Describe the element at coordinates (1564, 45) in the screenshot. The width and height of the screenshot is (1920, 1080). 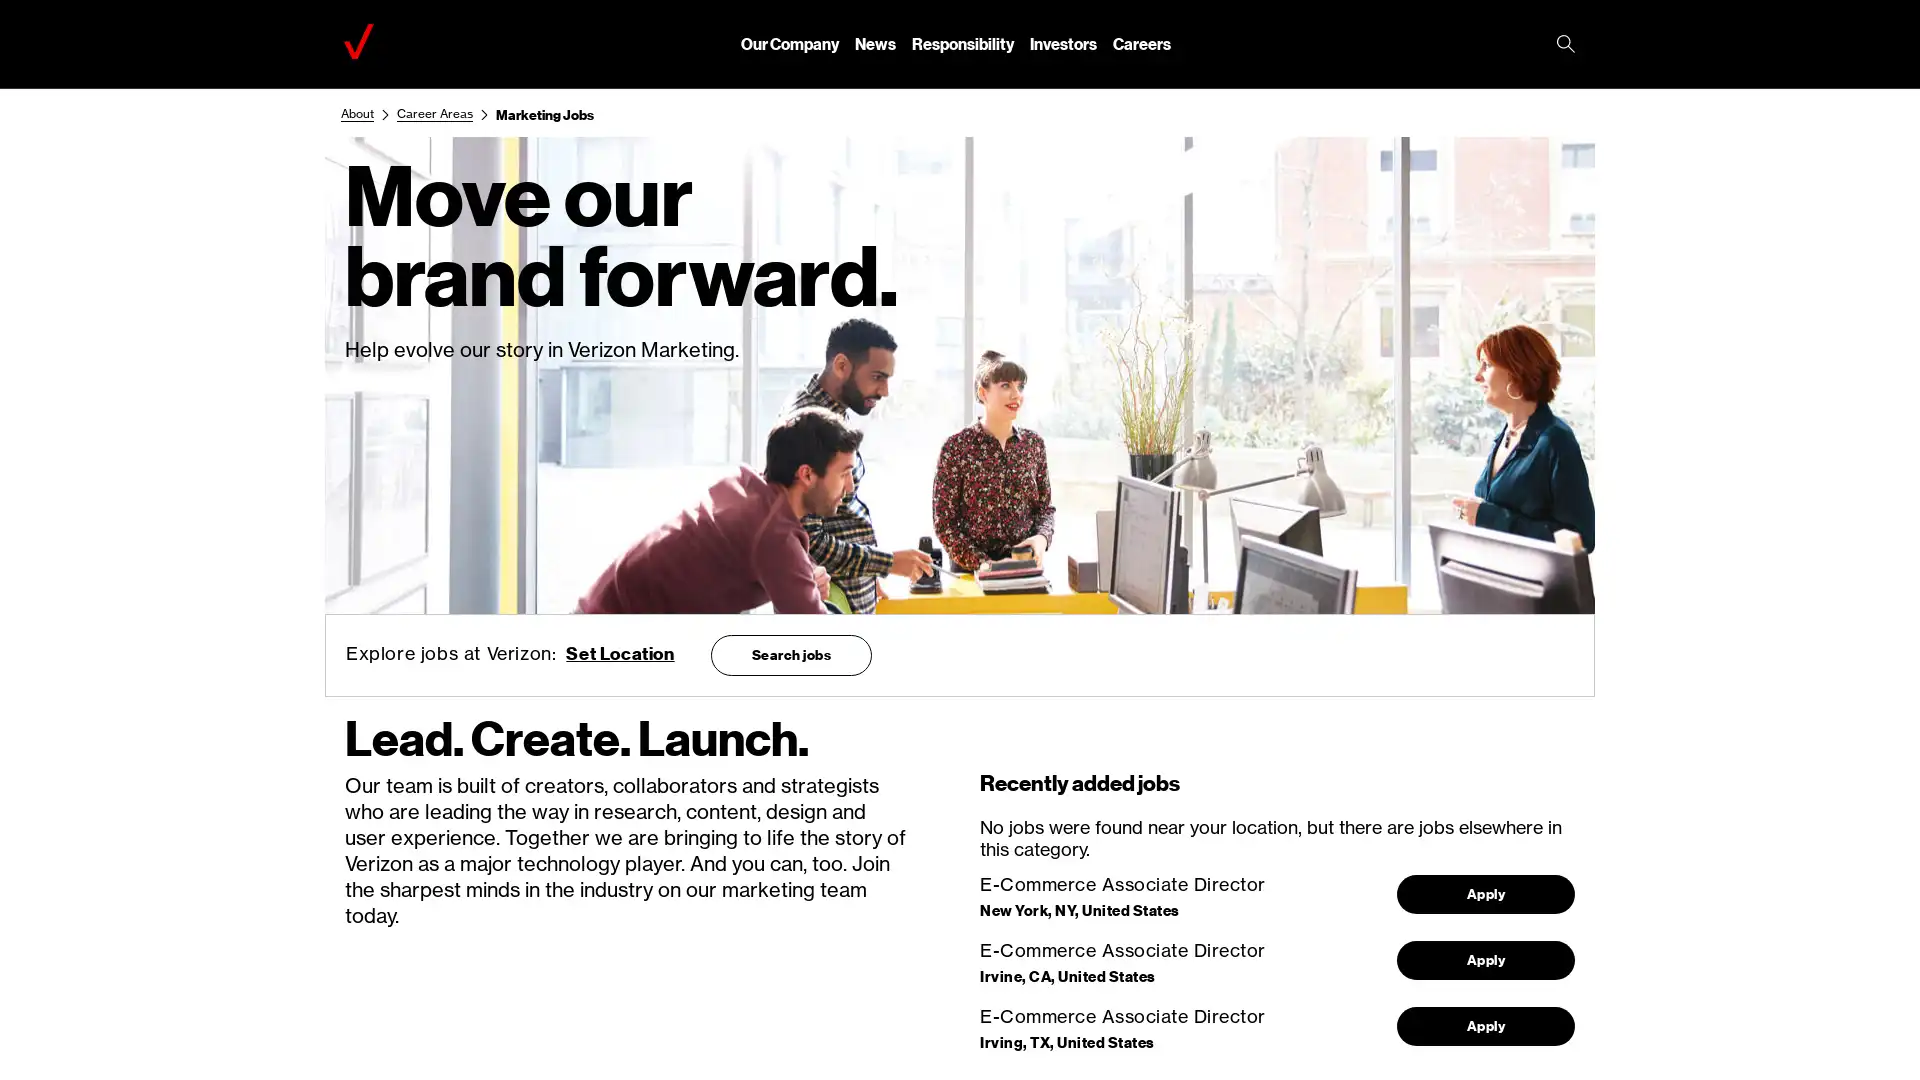
I see `Search Verizon` at that location.